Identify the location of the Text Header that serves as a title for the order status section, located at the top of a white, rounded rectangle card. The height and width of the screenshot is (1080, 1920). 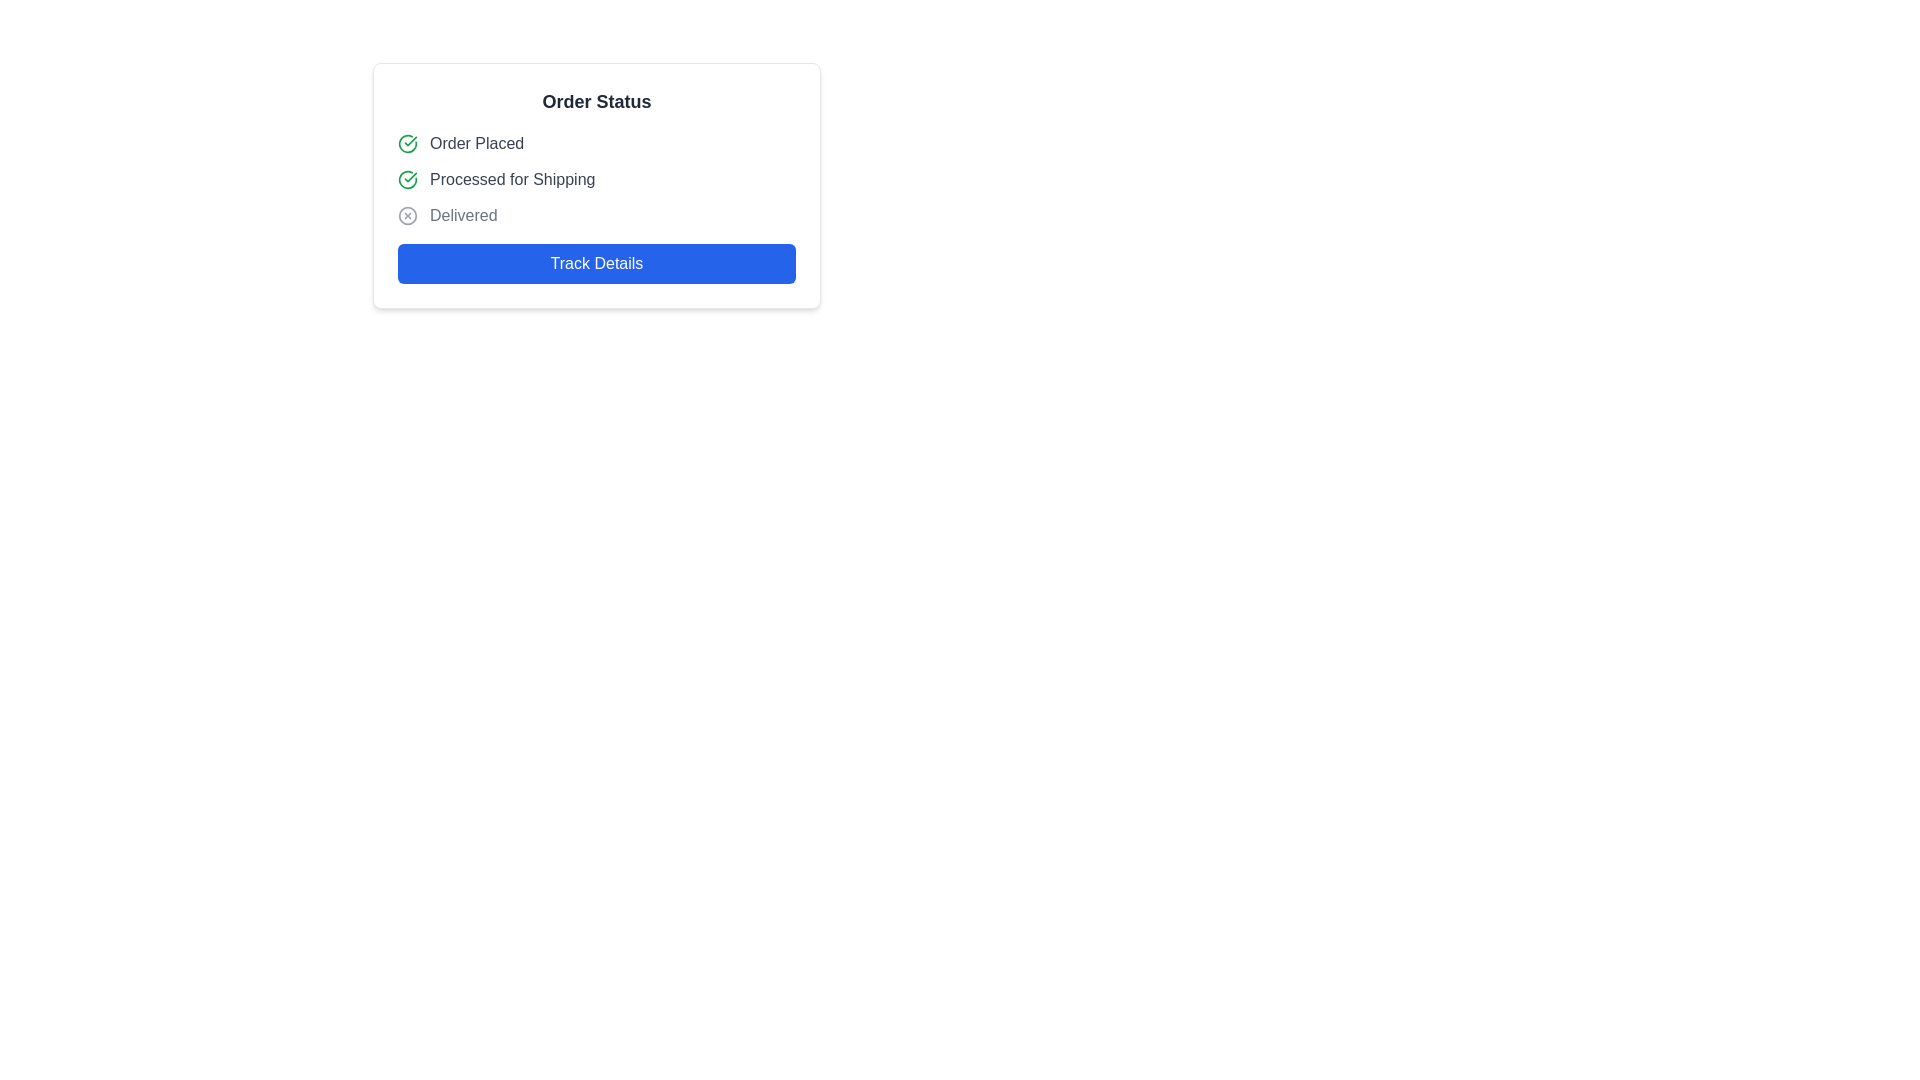
(595, 101).